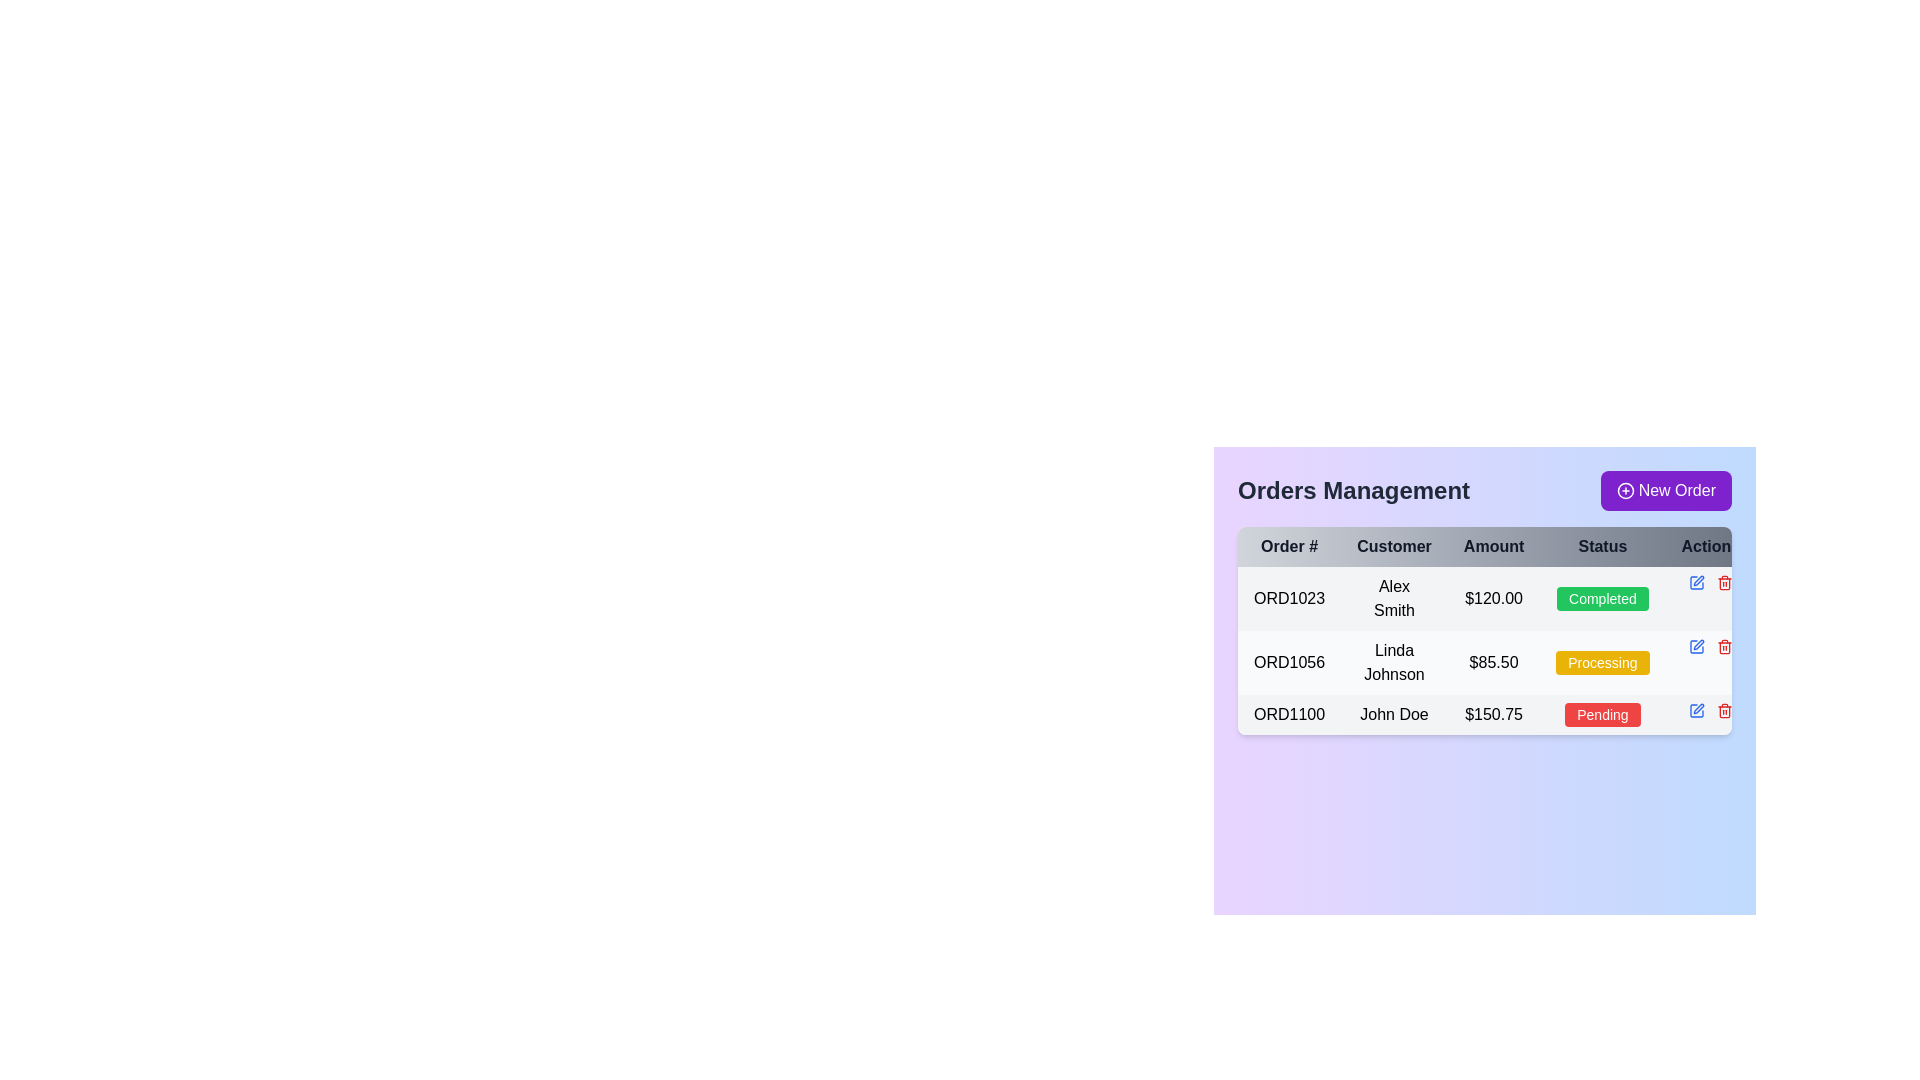  Describe the element at coordinates (1393, 597) in the screenshot. I see `the text element displaying 'Alex Smith' in the 'Customer' column of the data table` at that location.